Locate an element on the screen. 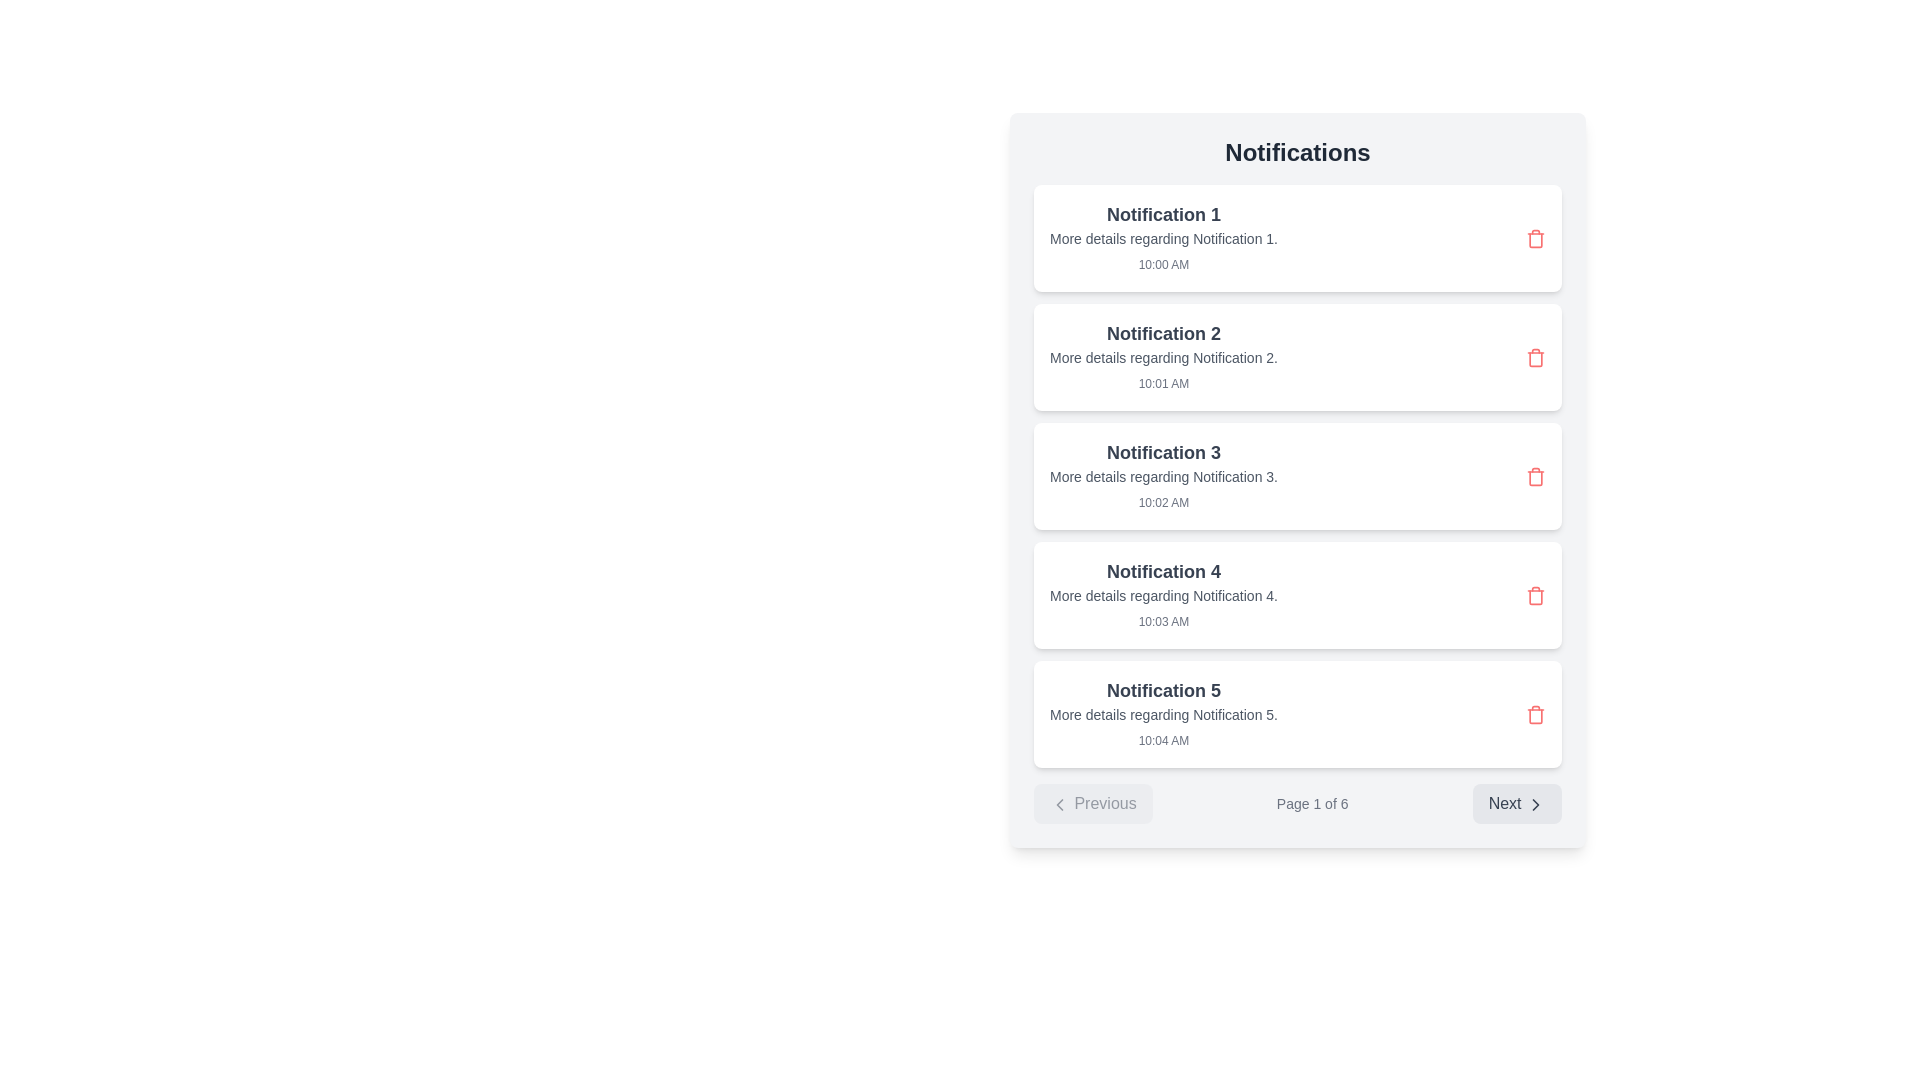  the static text element that shows the timestamp for the third notification, located below 'More details regarding Notification 3.' is located at coordinates (1164, 501).